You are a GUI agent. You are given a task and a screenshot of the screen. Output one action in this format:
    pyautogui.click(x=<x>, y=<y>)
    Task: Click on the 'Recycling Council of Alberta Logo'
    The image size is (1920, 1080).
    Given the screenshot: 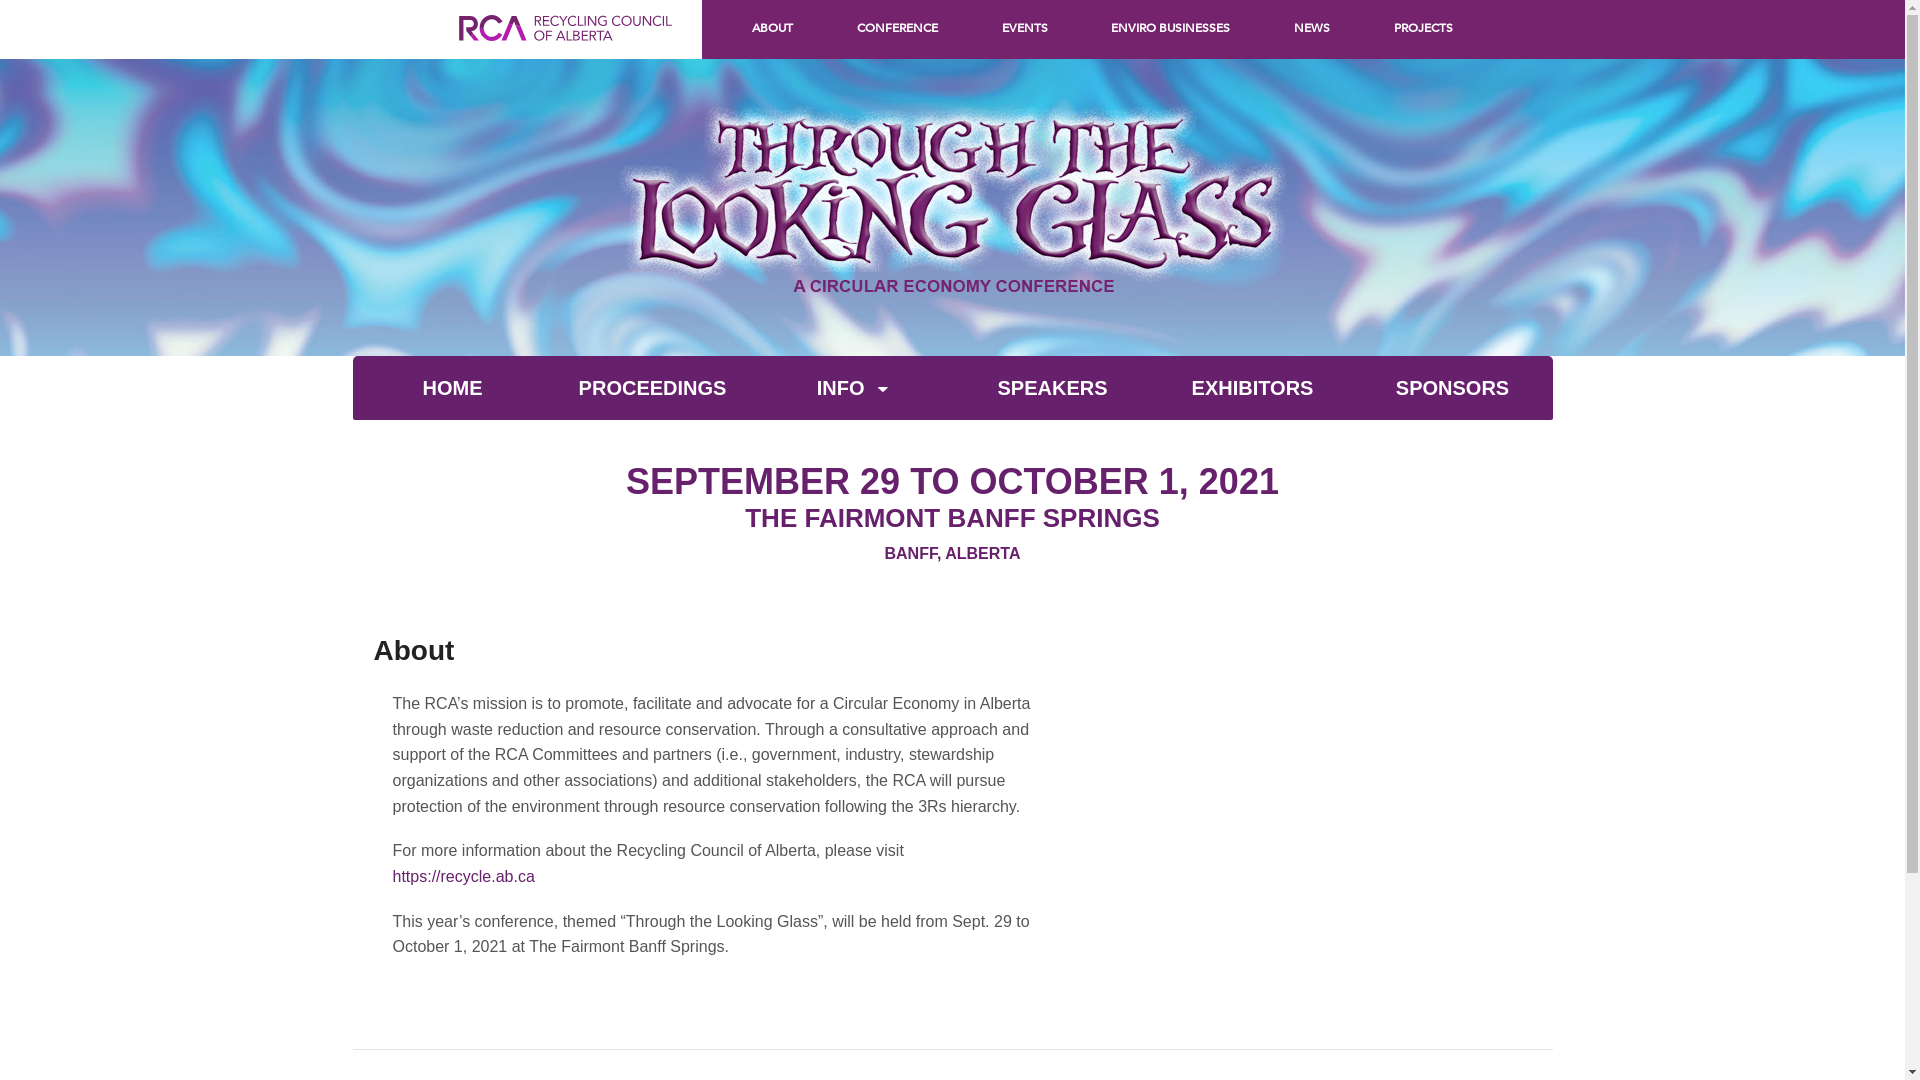 What is the action you would take?
    pyautogui.click(x=456, y=48)
    